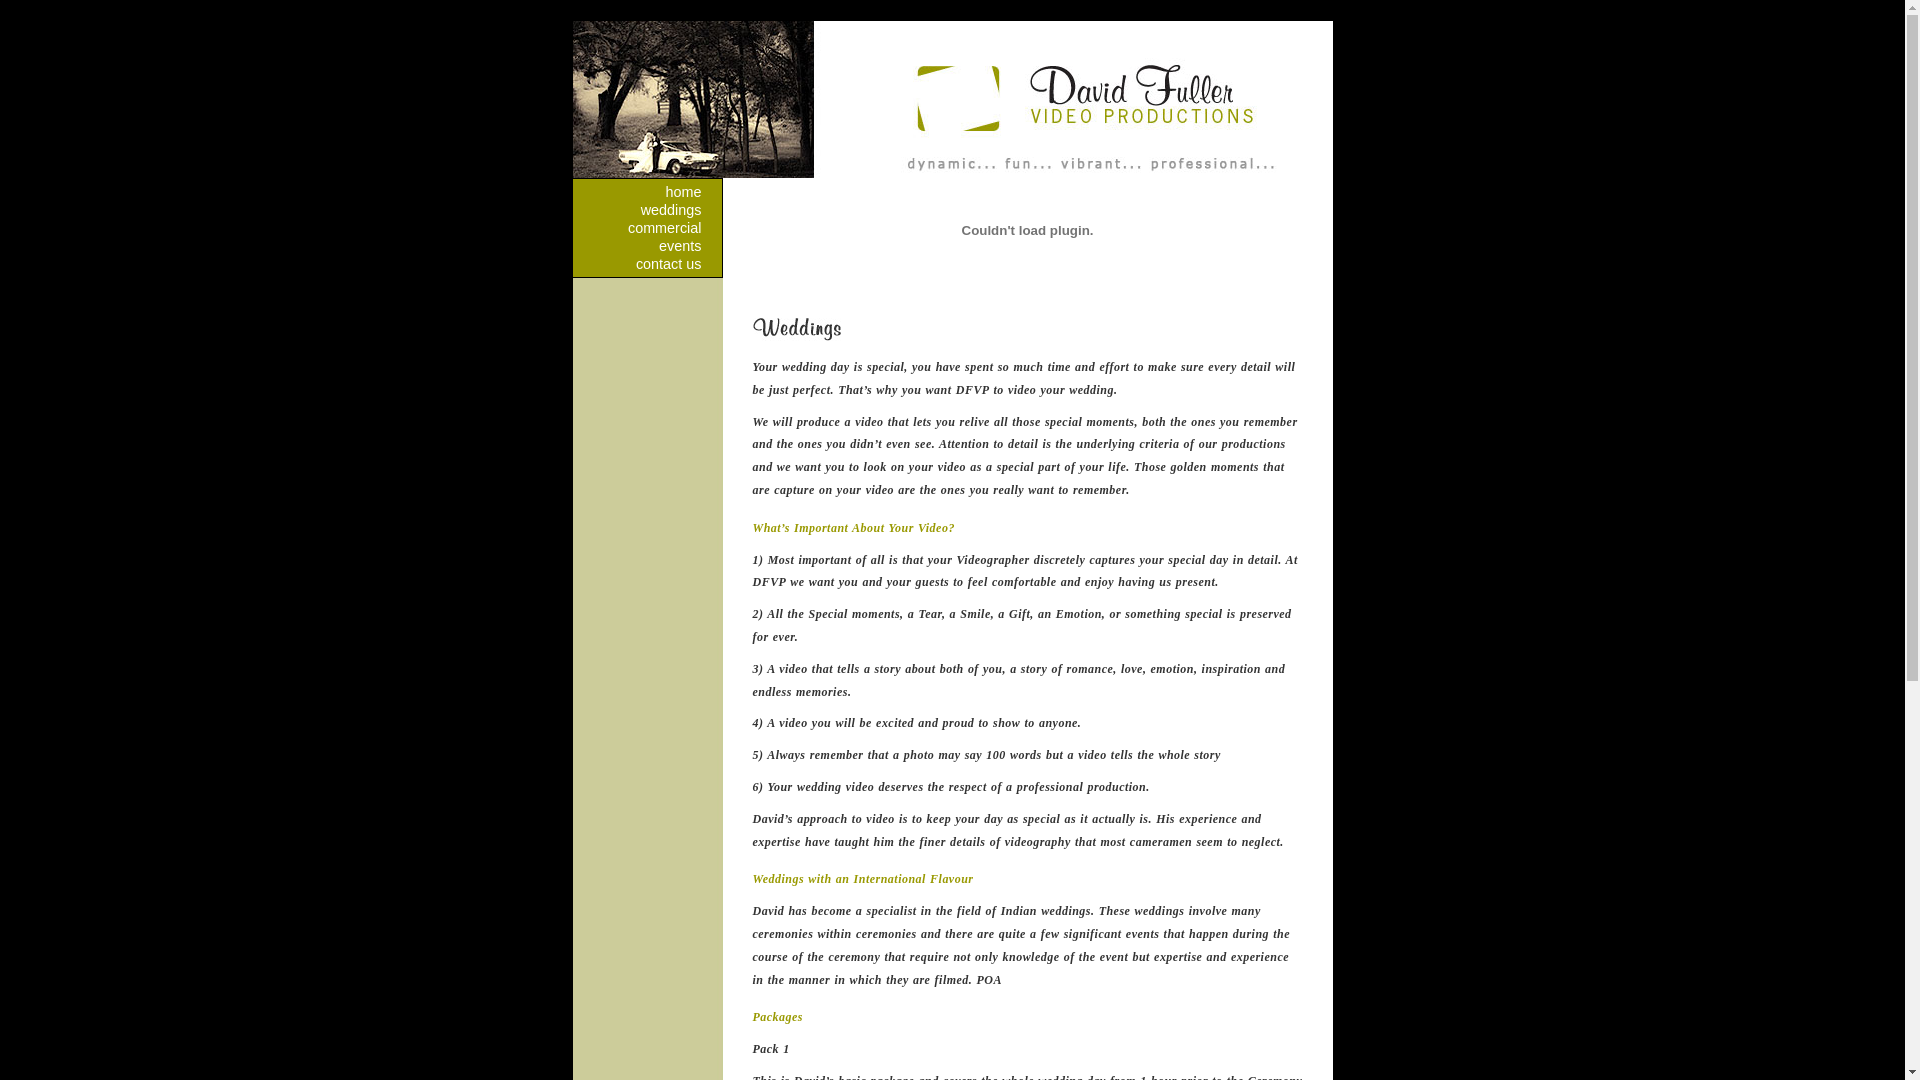 Image resolution: width=1920 pixels, height=1080 pixels. What do you see at coordinates (720, 229) in the screenshot?
I see `'David Fuller Coomercial Photography'` at bounding box center [720, 229].